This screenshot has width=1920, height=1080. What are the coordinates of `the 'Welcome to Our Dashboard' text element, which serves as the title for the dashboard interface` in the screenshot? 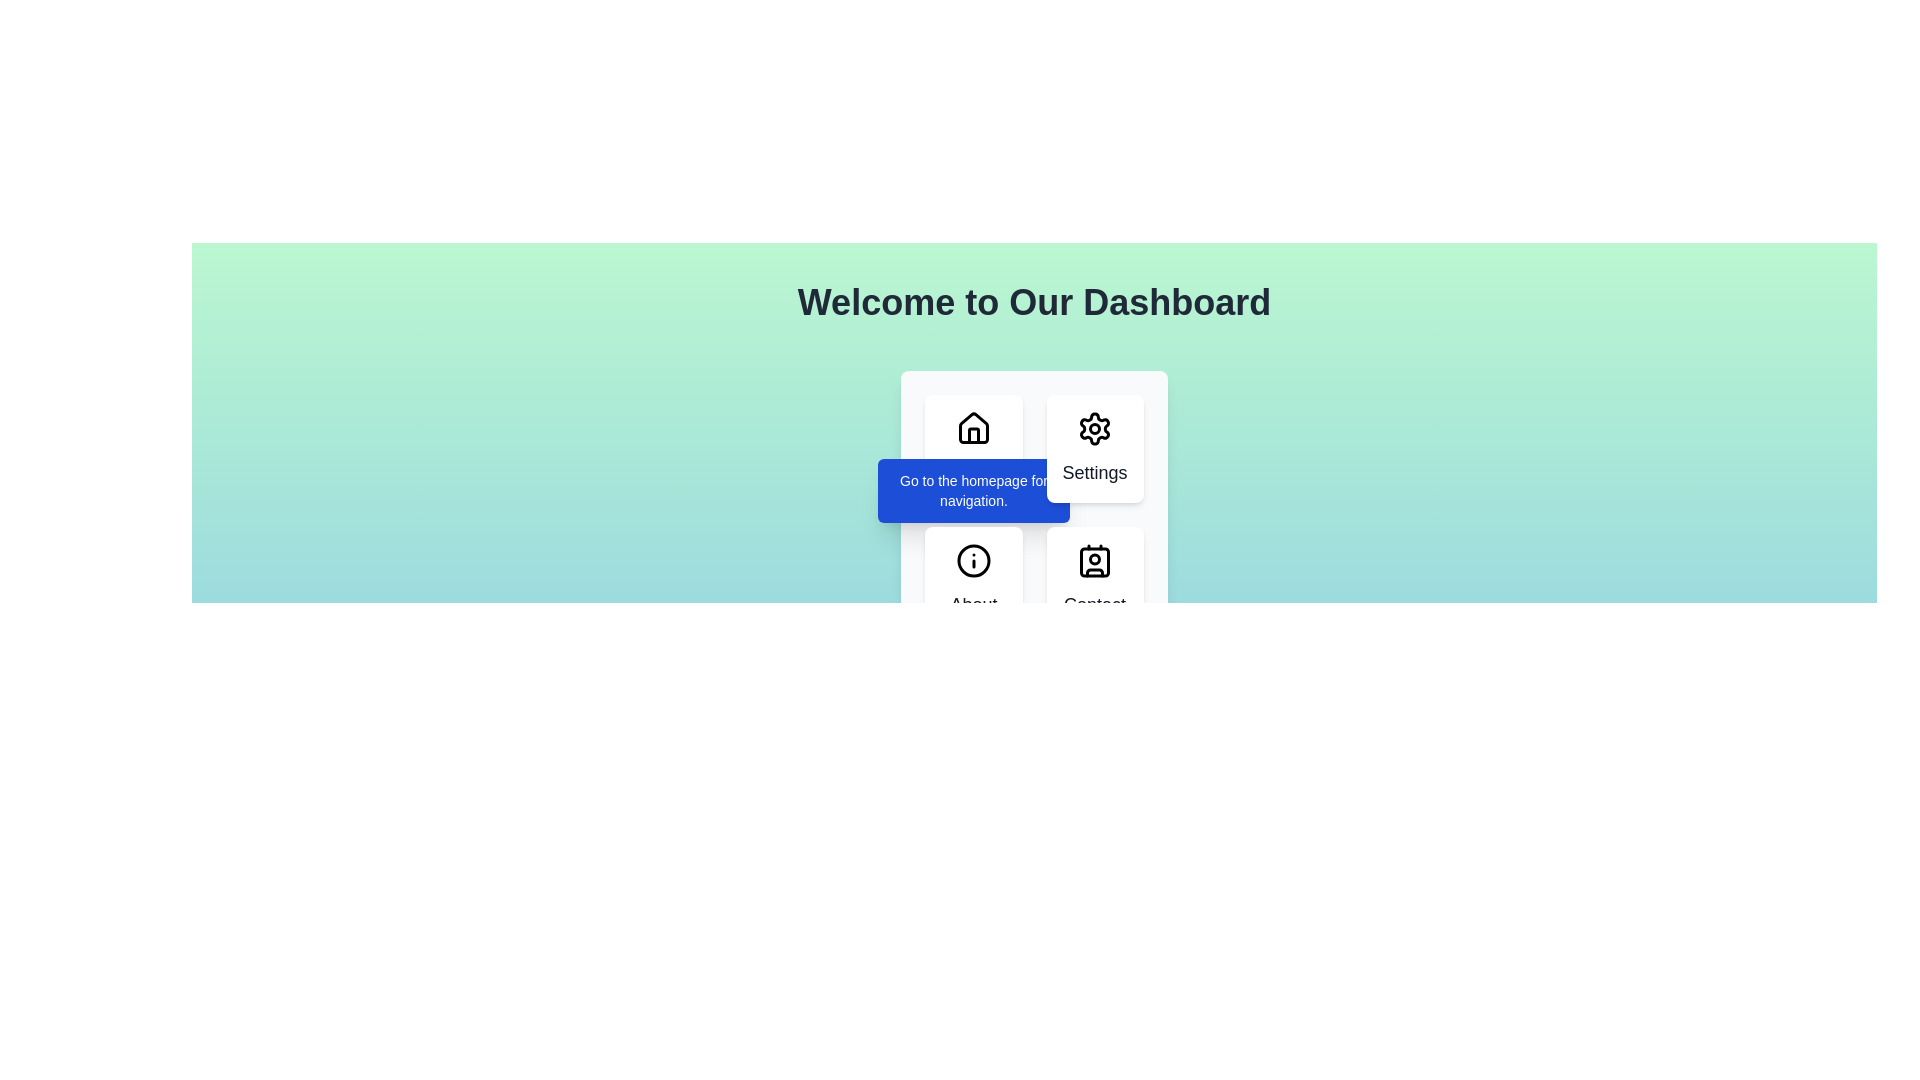 It's located at (1034, 303).